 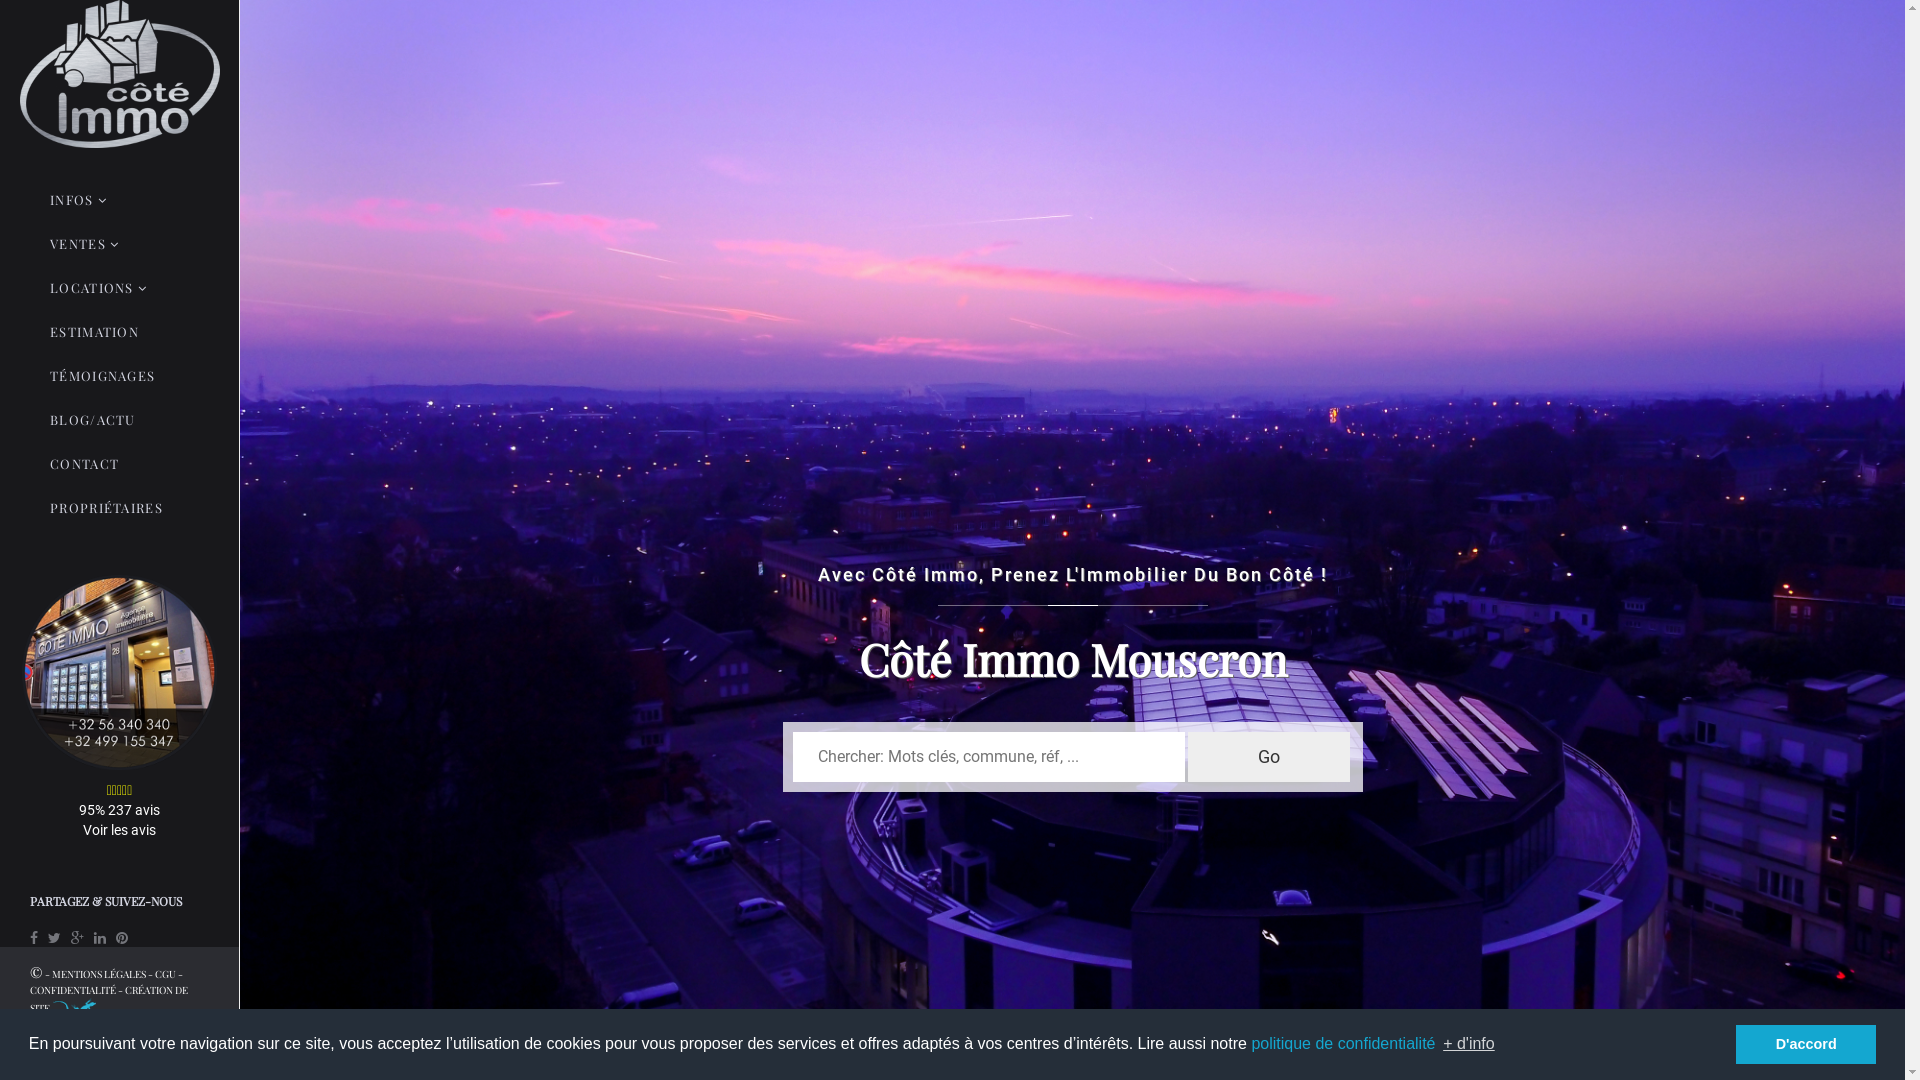 I want to click on 'Go', so click(x=1267, y=756).